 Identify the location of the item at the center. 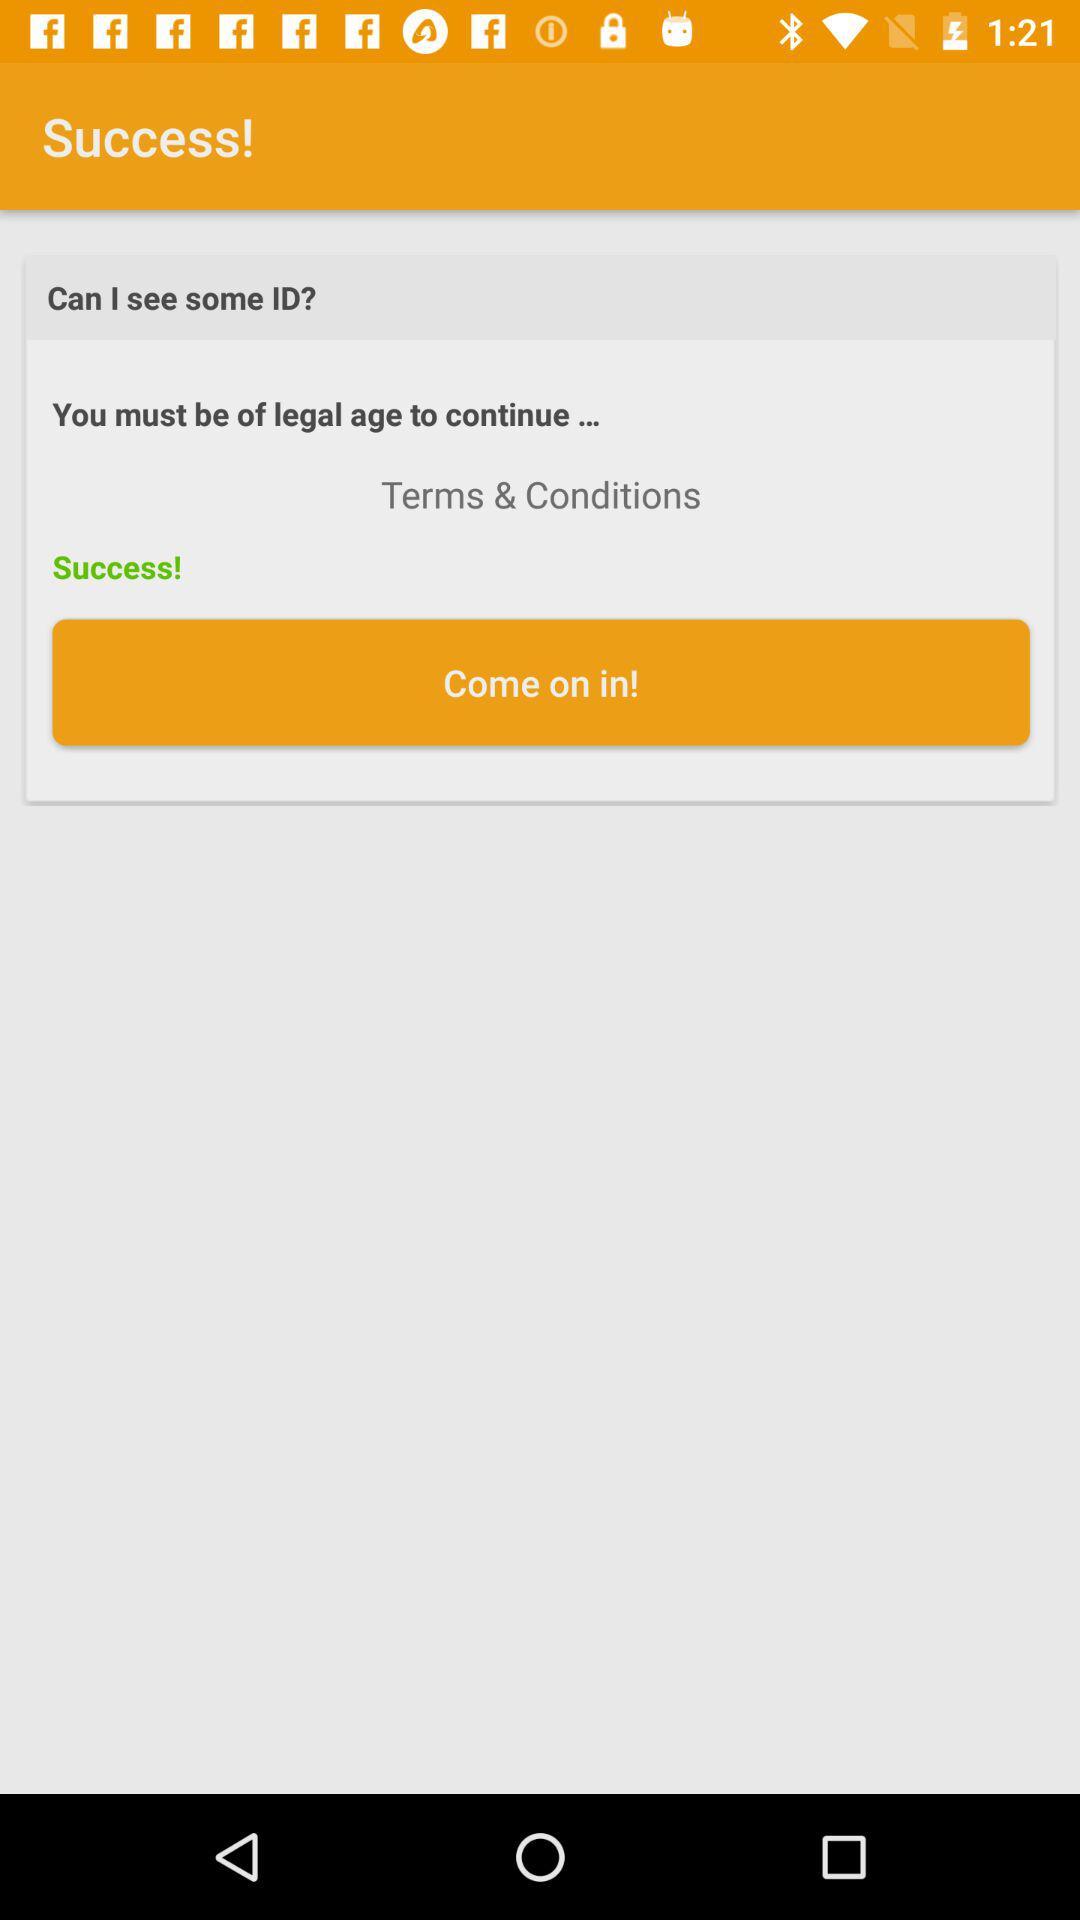
(541, 682).